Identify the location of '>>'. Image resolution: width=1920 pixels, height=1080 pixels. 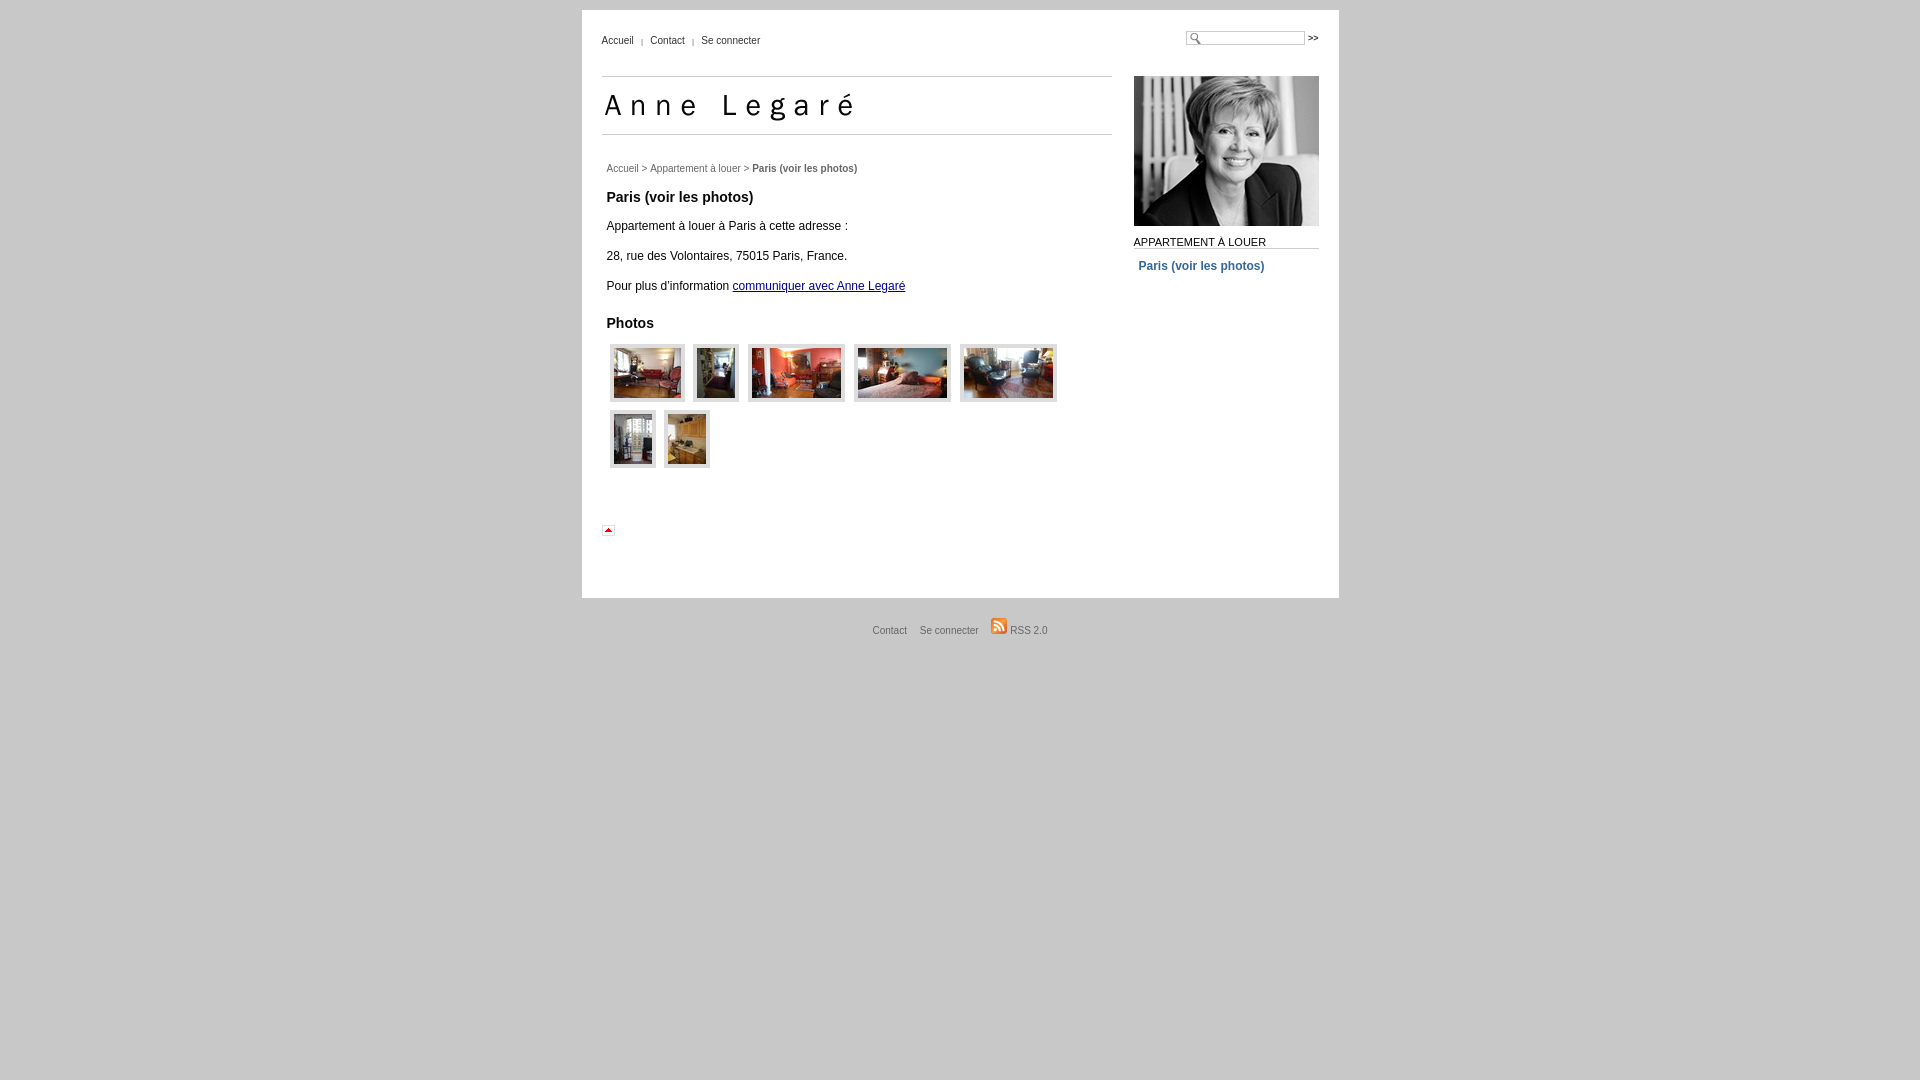
(1313, 38).